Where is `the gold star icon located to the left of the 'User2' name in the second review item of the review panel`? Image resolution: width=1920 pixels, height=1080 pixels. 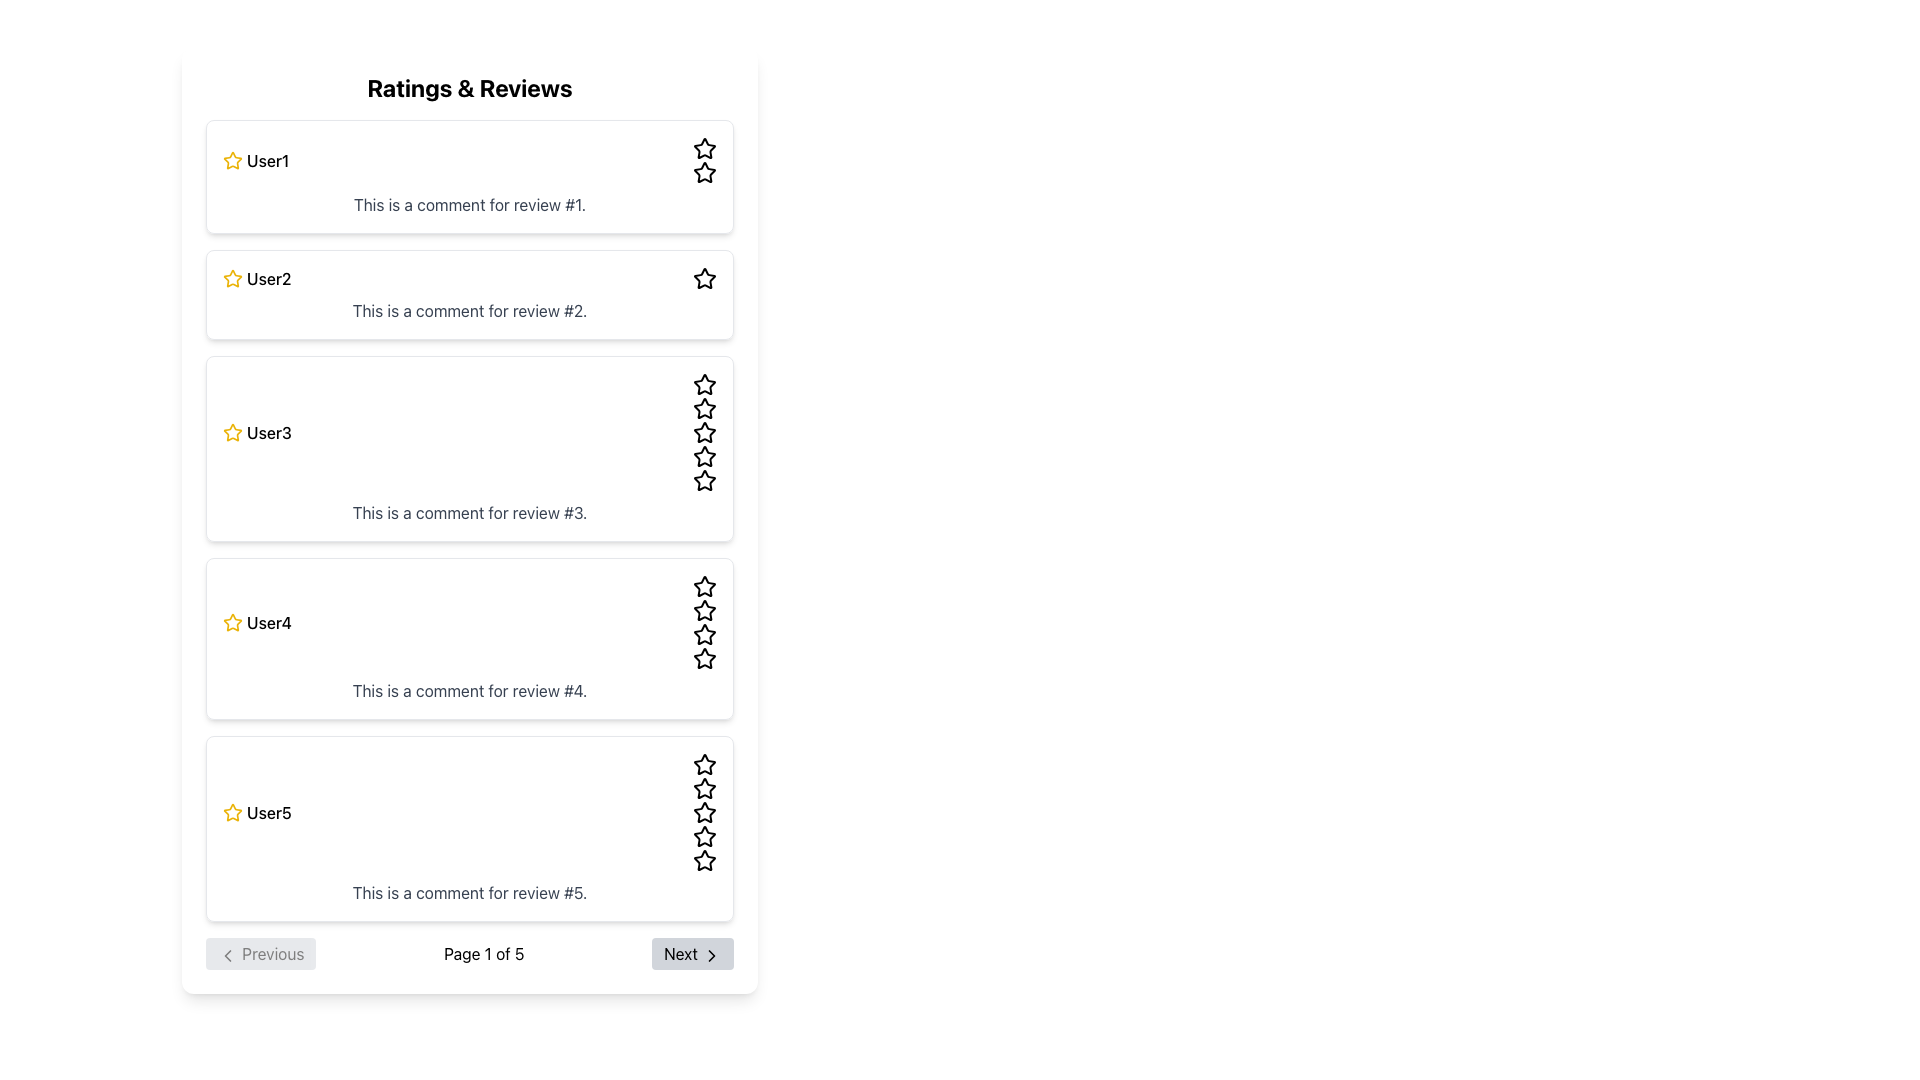 the gold star icon located to the left of the 'User2' name in the second review item of the review panel is located at coordinates (233, 278).